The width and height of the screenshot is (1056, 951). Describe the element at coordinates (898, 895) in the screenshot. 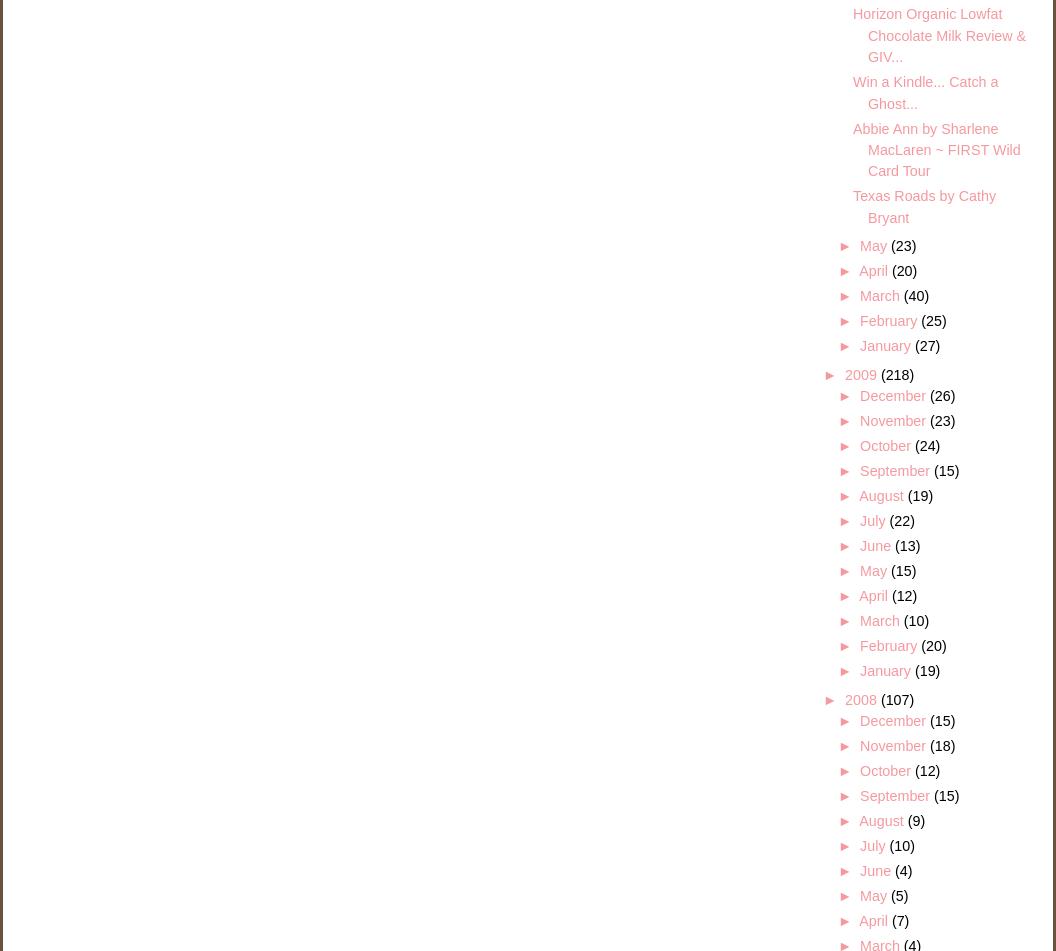

I see `'(5)'` at that location.